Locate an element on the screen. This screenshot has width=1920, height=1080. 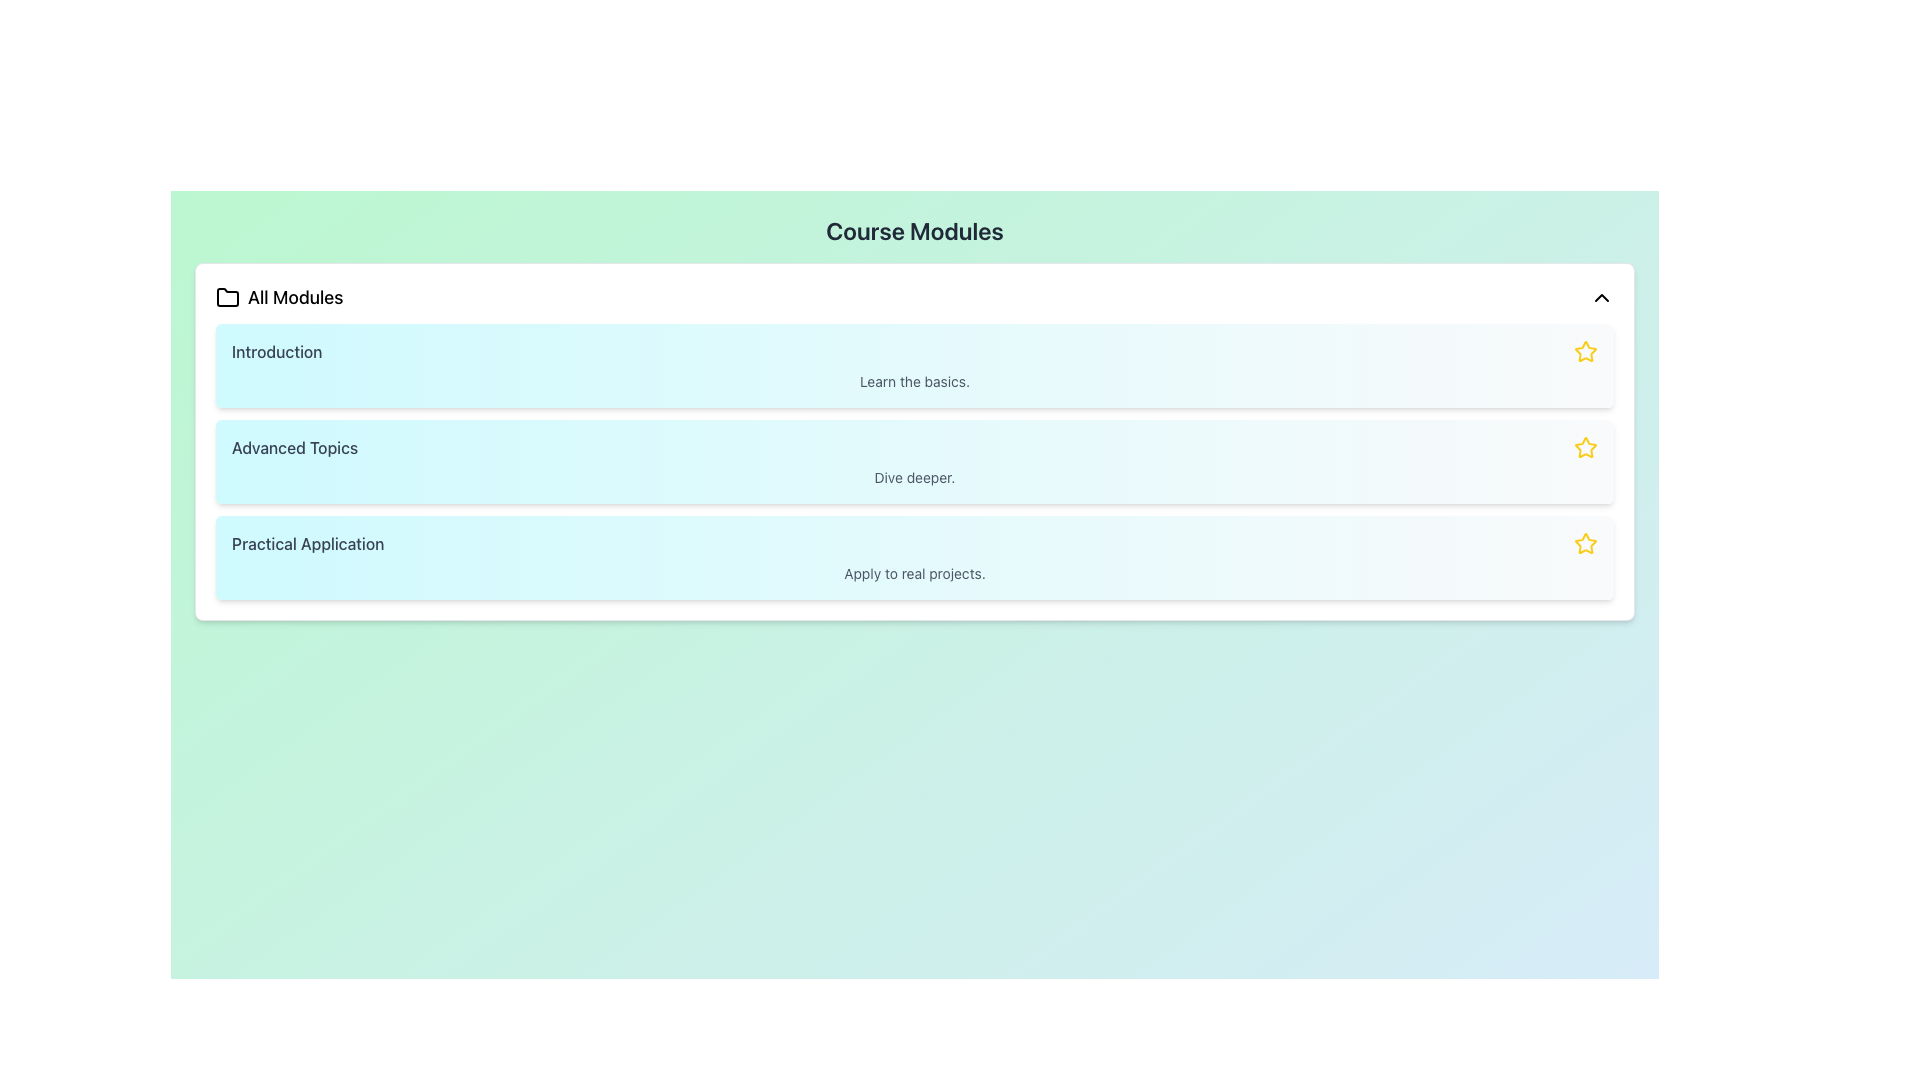
the text label 'Learn the basics.' located below the title 'Introduction' in the first course module card is located at coordinates (914, 381).